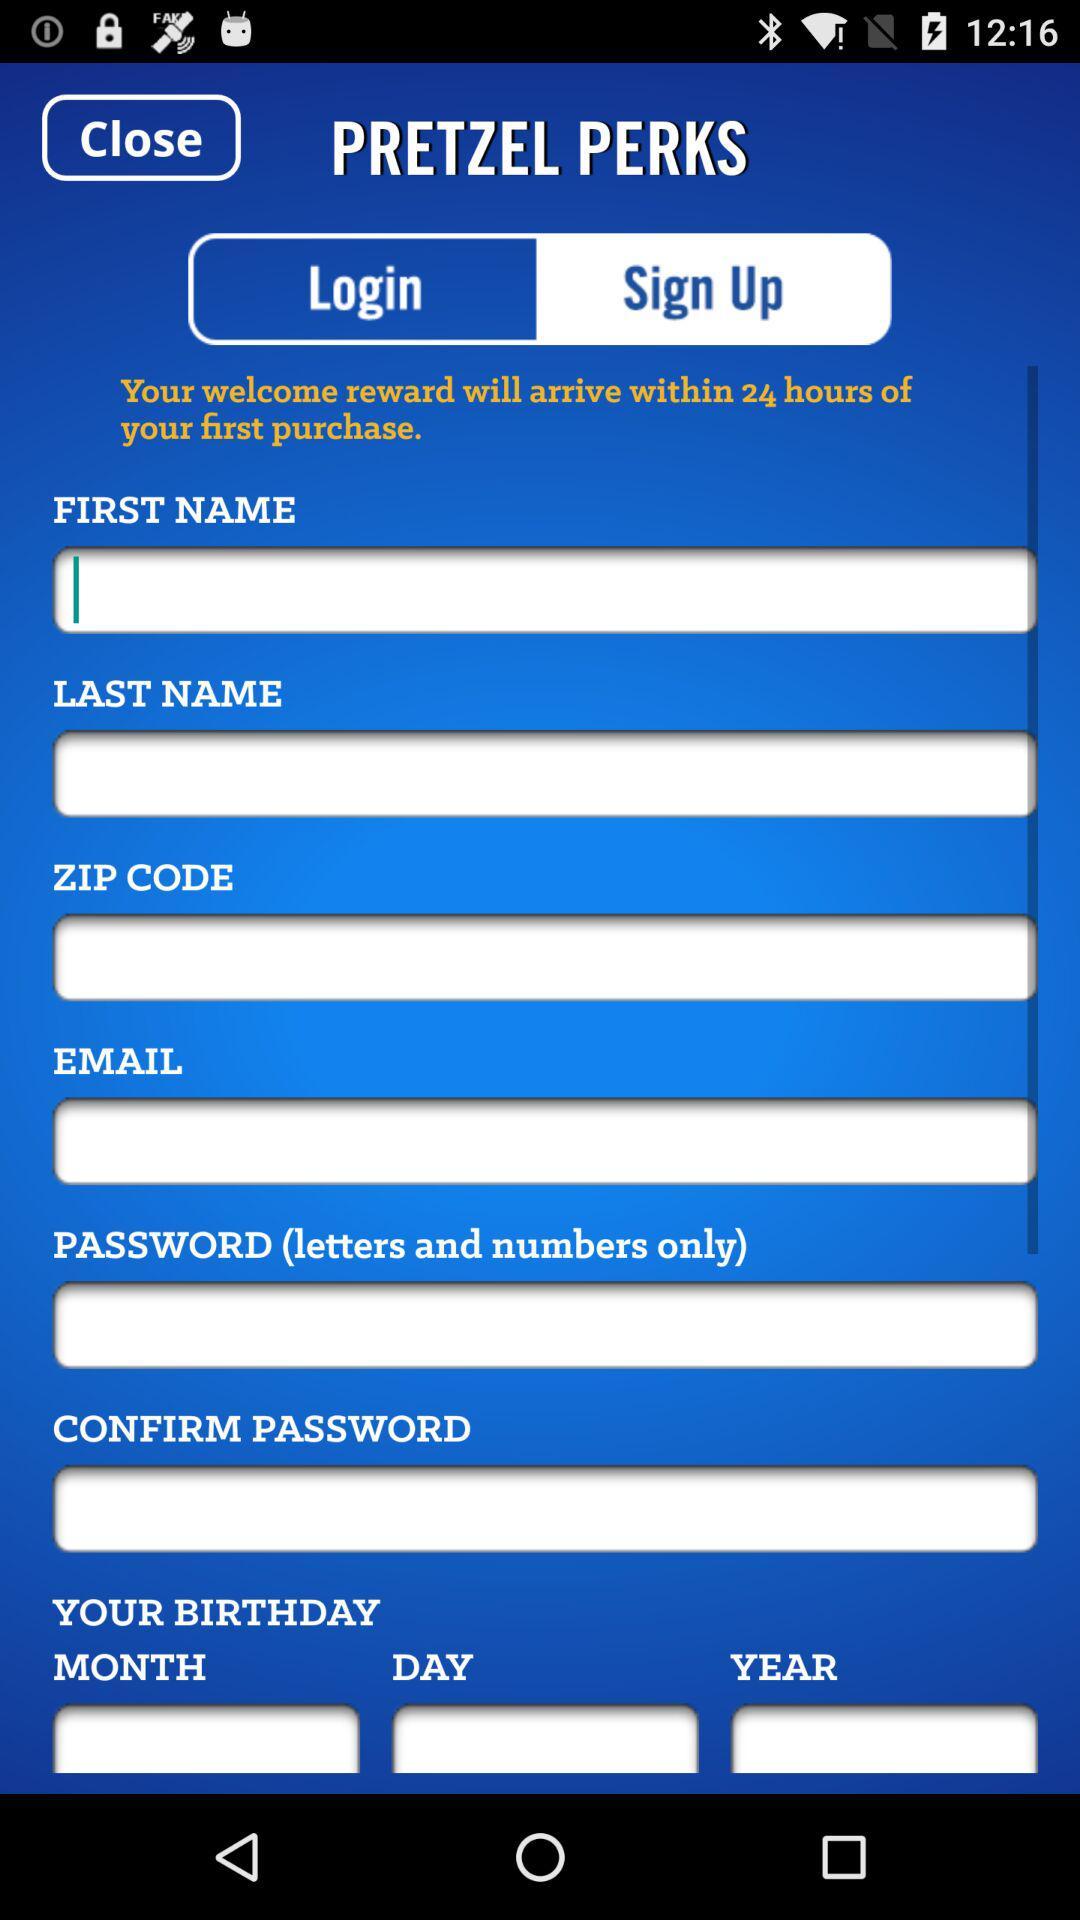 The height and width of the screenshot is (1920, 1080). What do you see at coordinates (545, 1324) in the screenshot?
I see `the text field which is below the password letters and numbers only` at bounding box center [545, 1324].